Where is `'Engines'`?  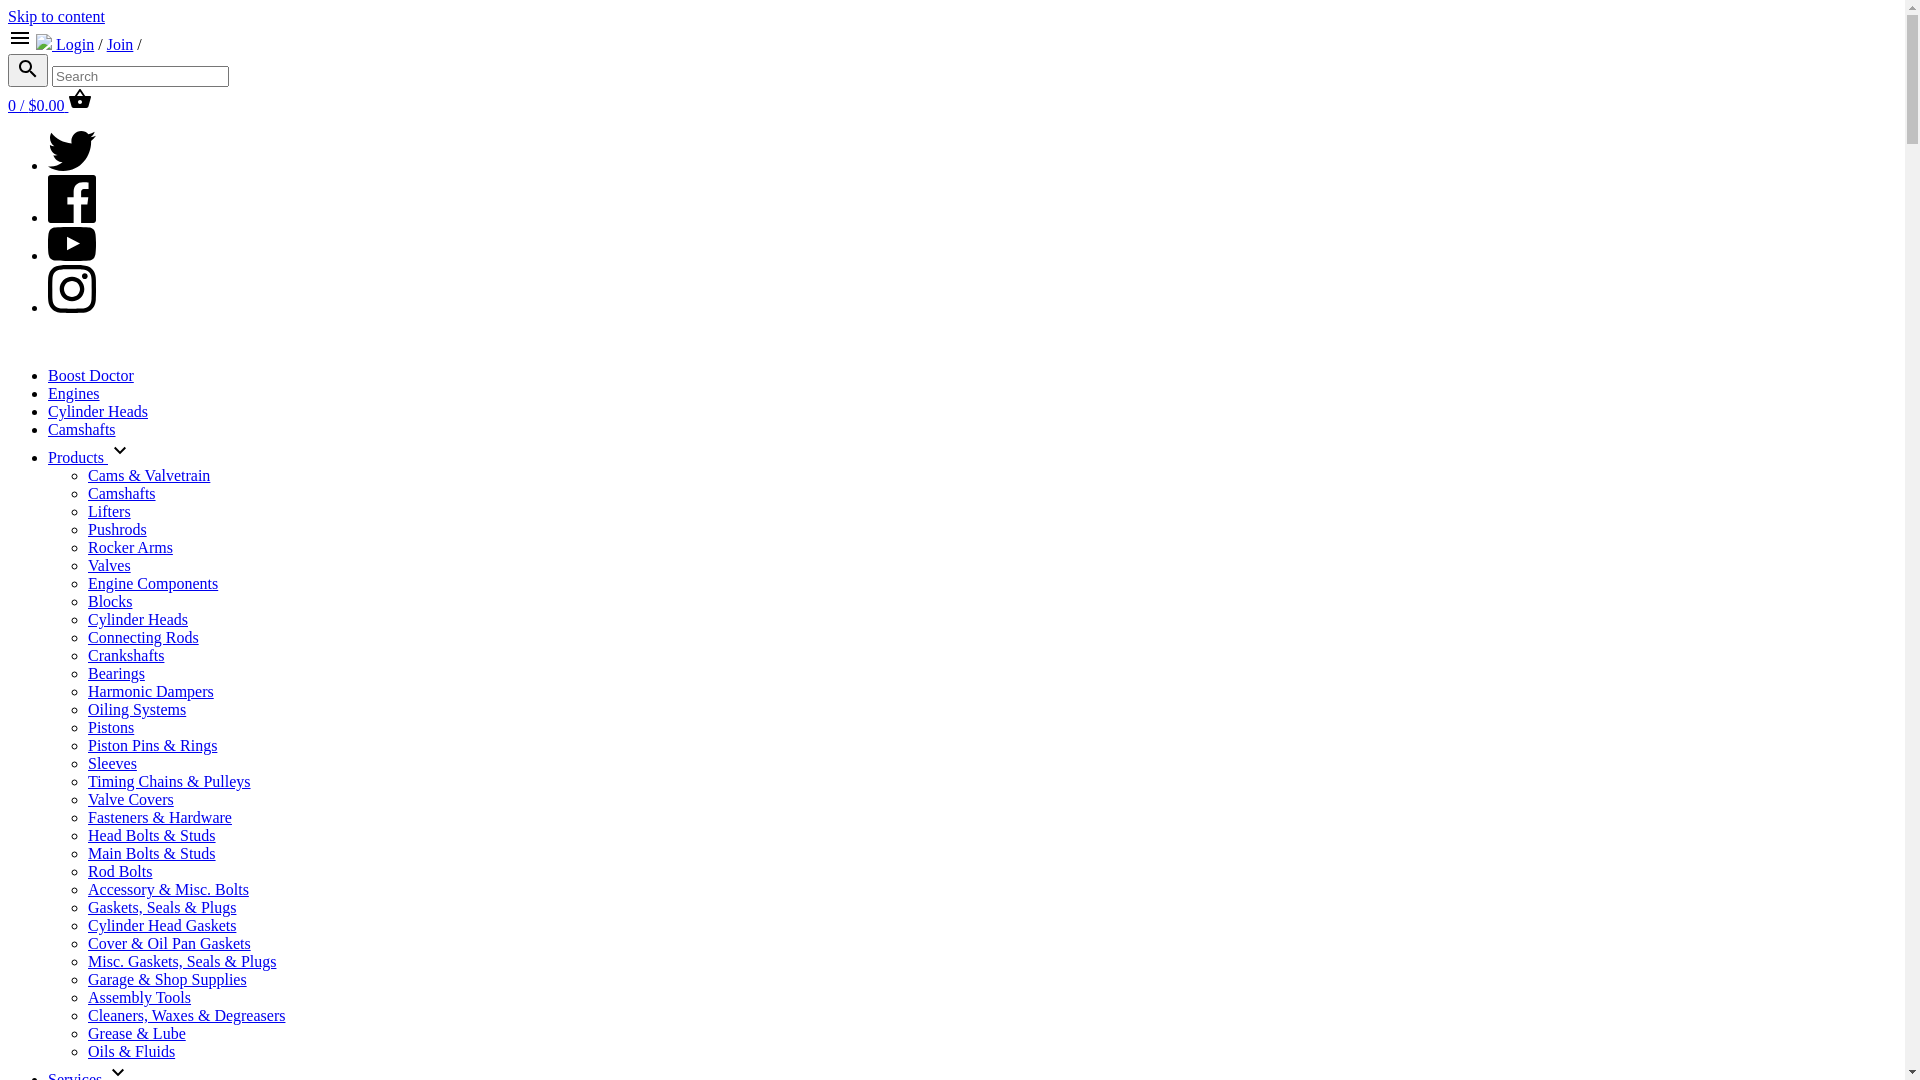
'Engines' is located at coordinates (73, 393).